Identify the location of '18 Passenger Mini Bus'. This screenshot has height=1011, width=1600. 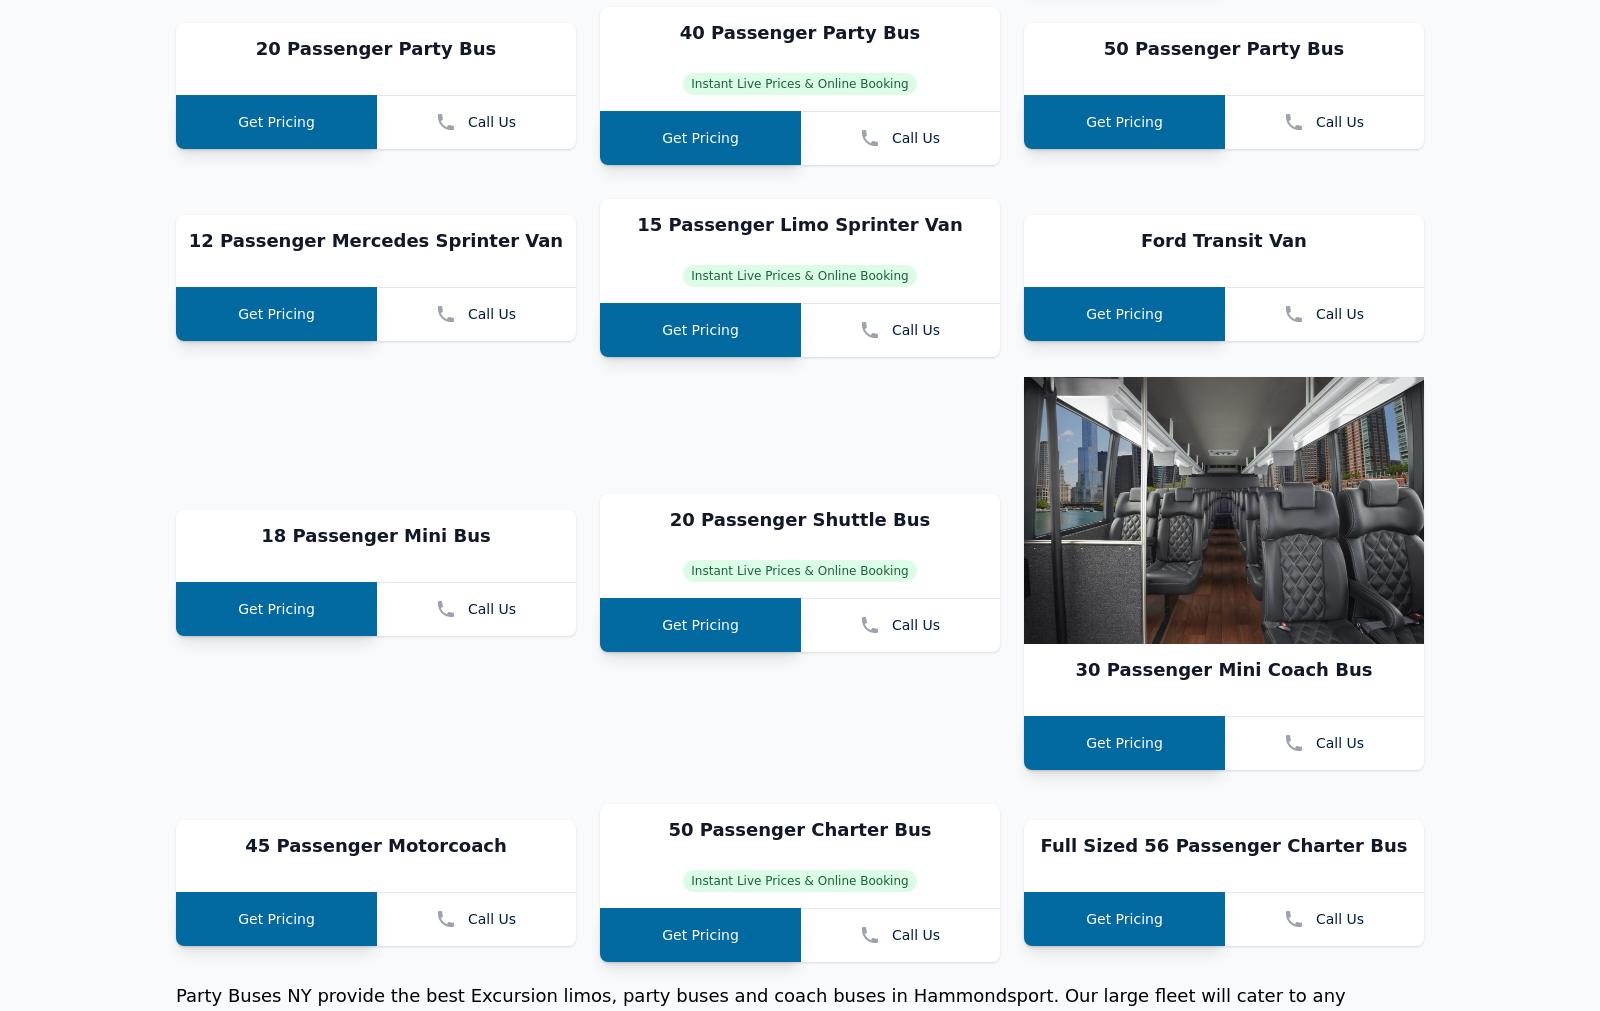
(375, 801).